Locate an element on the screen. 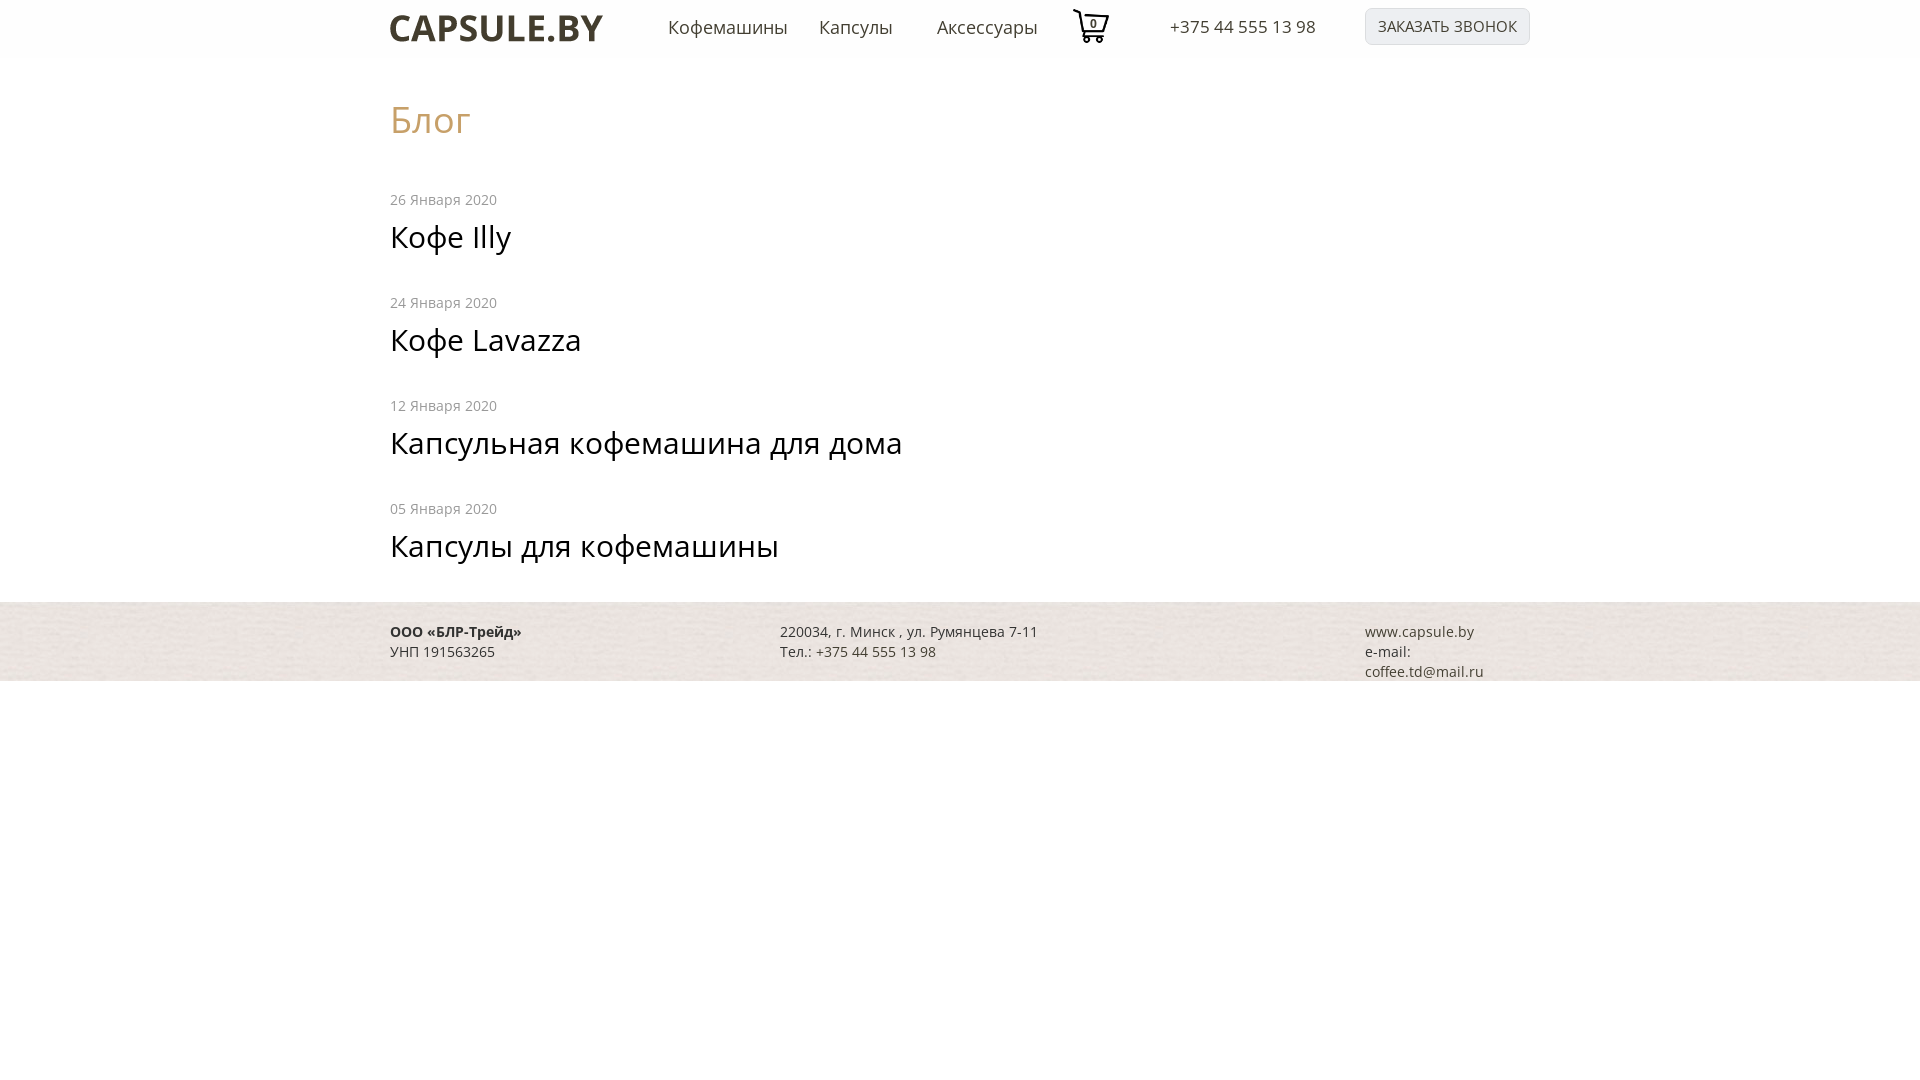 This screenshot has width=1920, height=1080. 'coffee.td@mail.ru' is located at coordinates (1423, 671).